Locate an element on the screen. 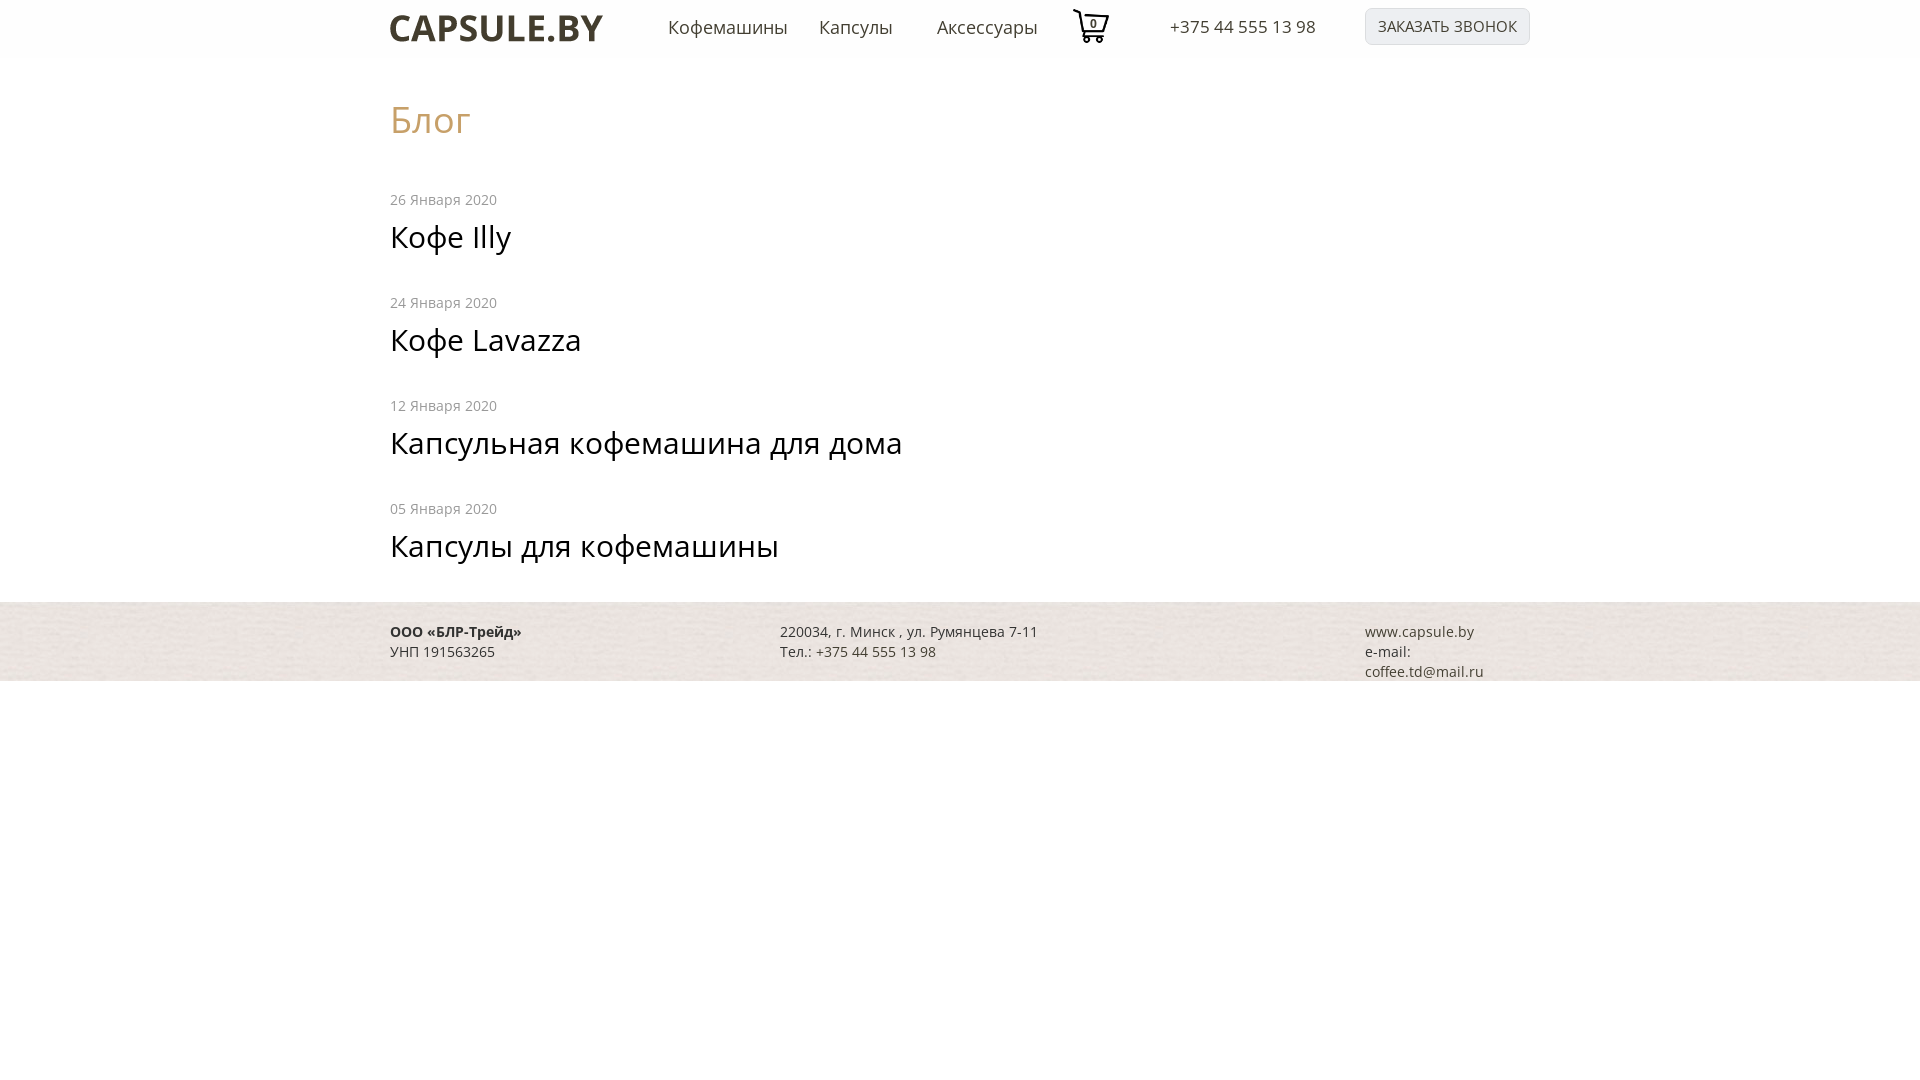 This screenshot has width=1920, height=1080. 'coffee.td@mail.ru' is located at coordinates (1423, 671).